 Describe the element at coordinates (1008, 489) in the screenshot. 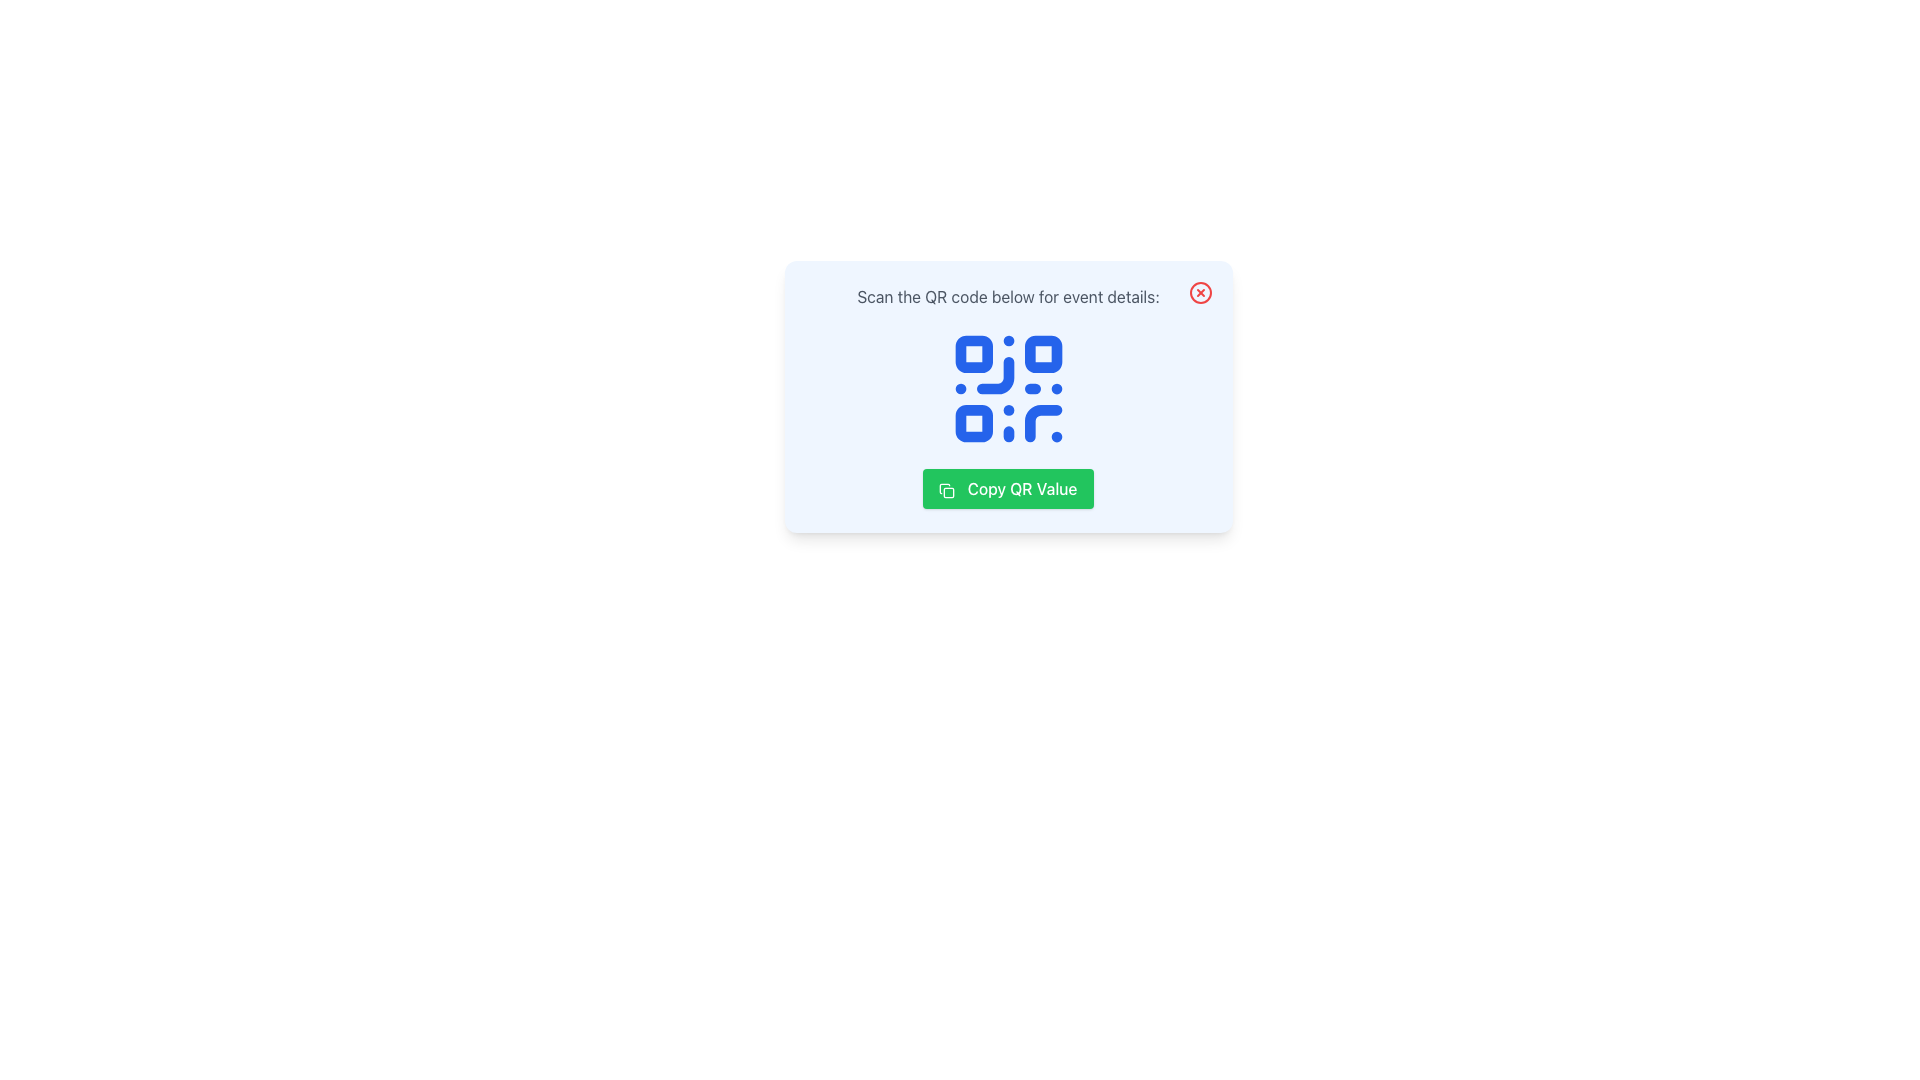

I see `the green button labeled 'Copy QR Value' with an icon of two overlapping sheets to copy the QR value` at that location.